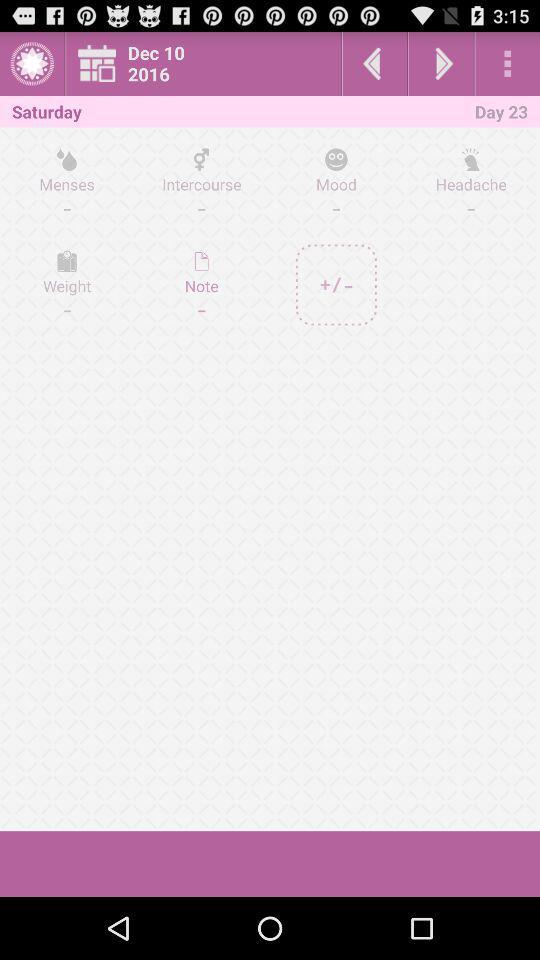 The height and width of the screenshot is (960, 540). What do you see at coordinates (67, 183) in the screenshot?
I see `the icon next to intercourse` at bounding box center [67, 183].